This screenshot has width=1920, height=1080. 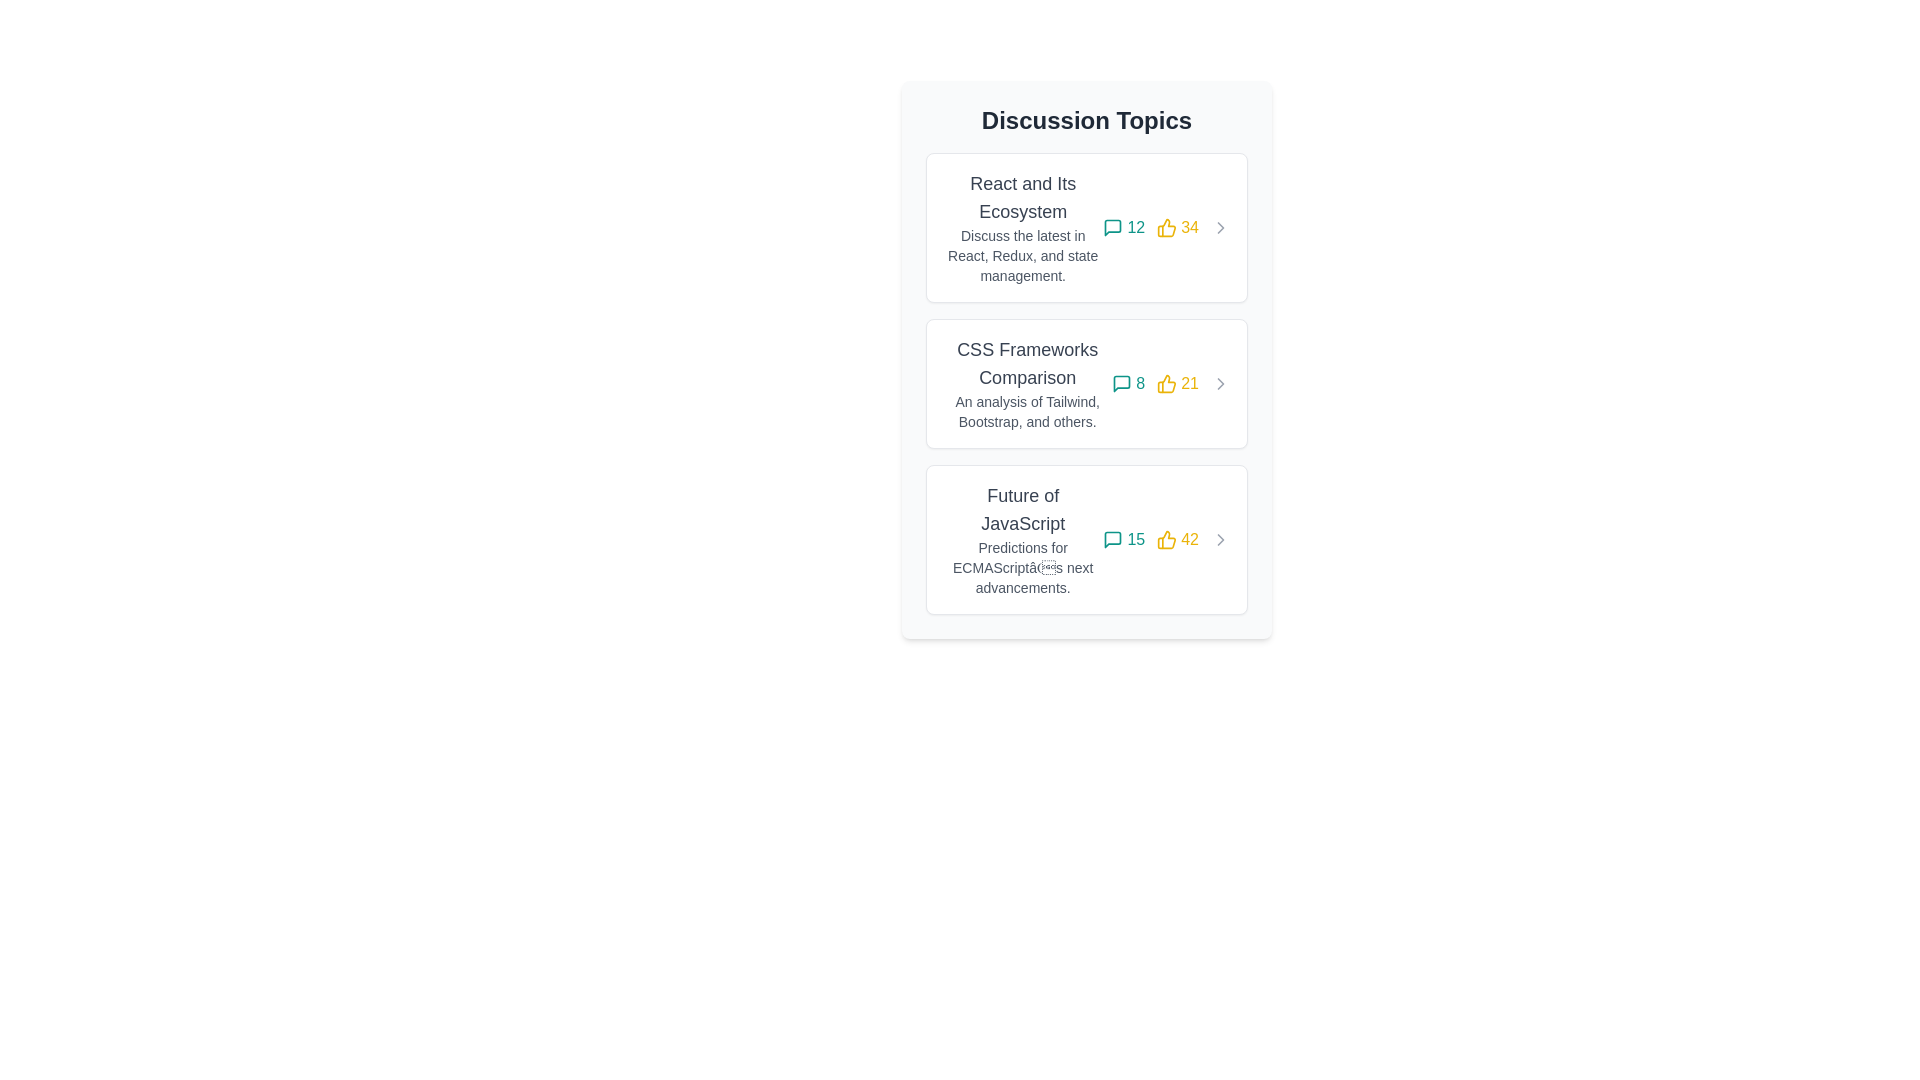 What do you see at coordinates (1177, 540) in the screenshot?
I see `the text label displaying the count of positive reactions (likes) related to the topic 'Future of JavaScript', located at the far right of the card and immediately to the right of the thumbs-up icon` at bounding box center [1177, 540].